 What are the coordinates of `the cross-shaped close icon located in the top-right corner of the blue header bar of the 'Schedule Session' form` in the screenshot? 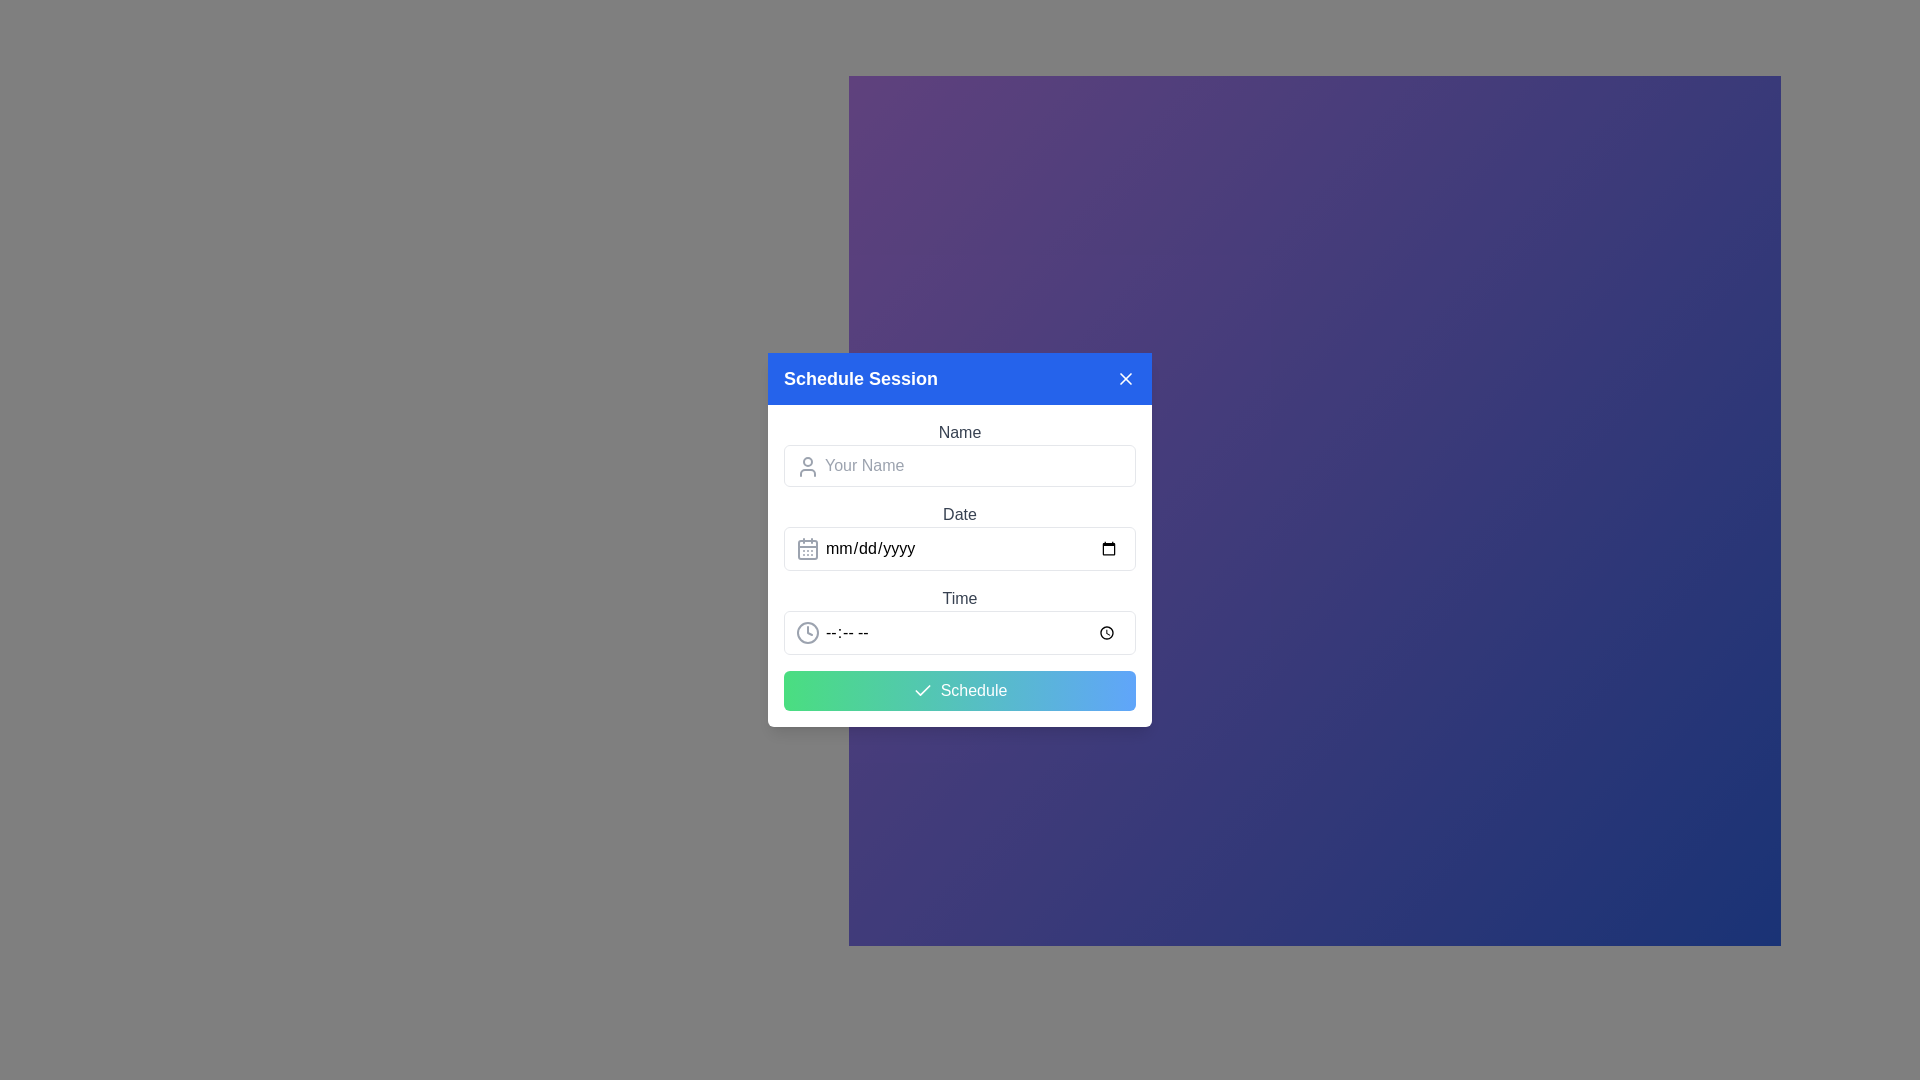 It's located at (1126, 378).